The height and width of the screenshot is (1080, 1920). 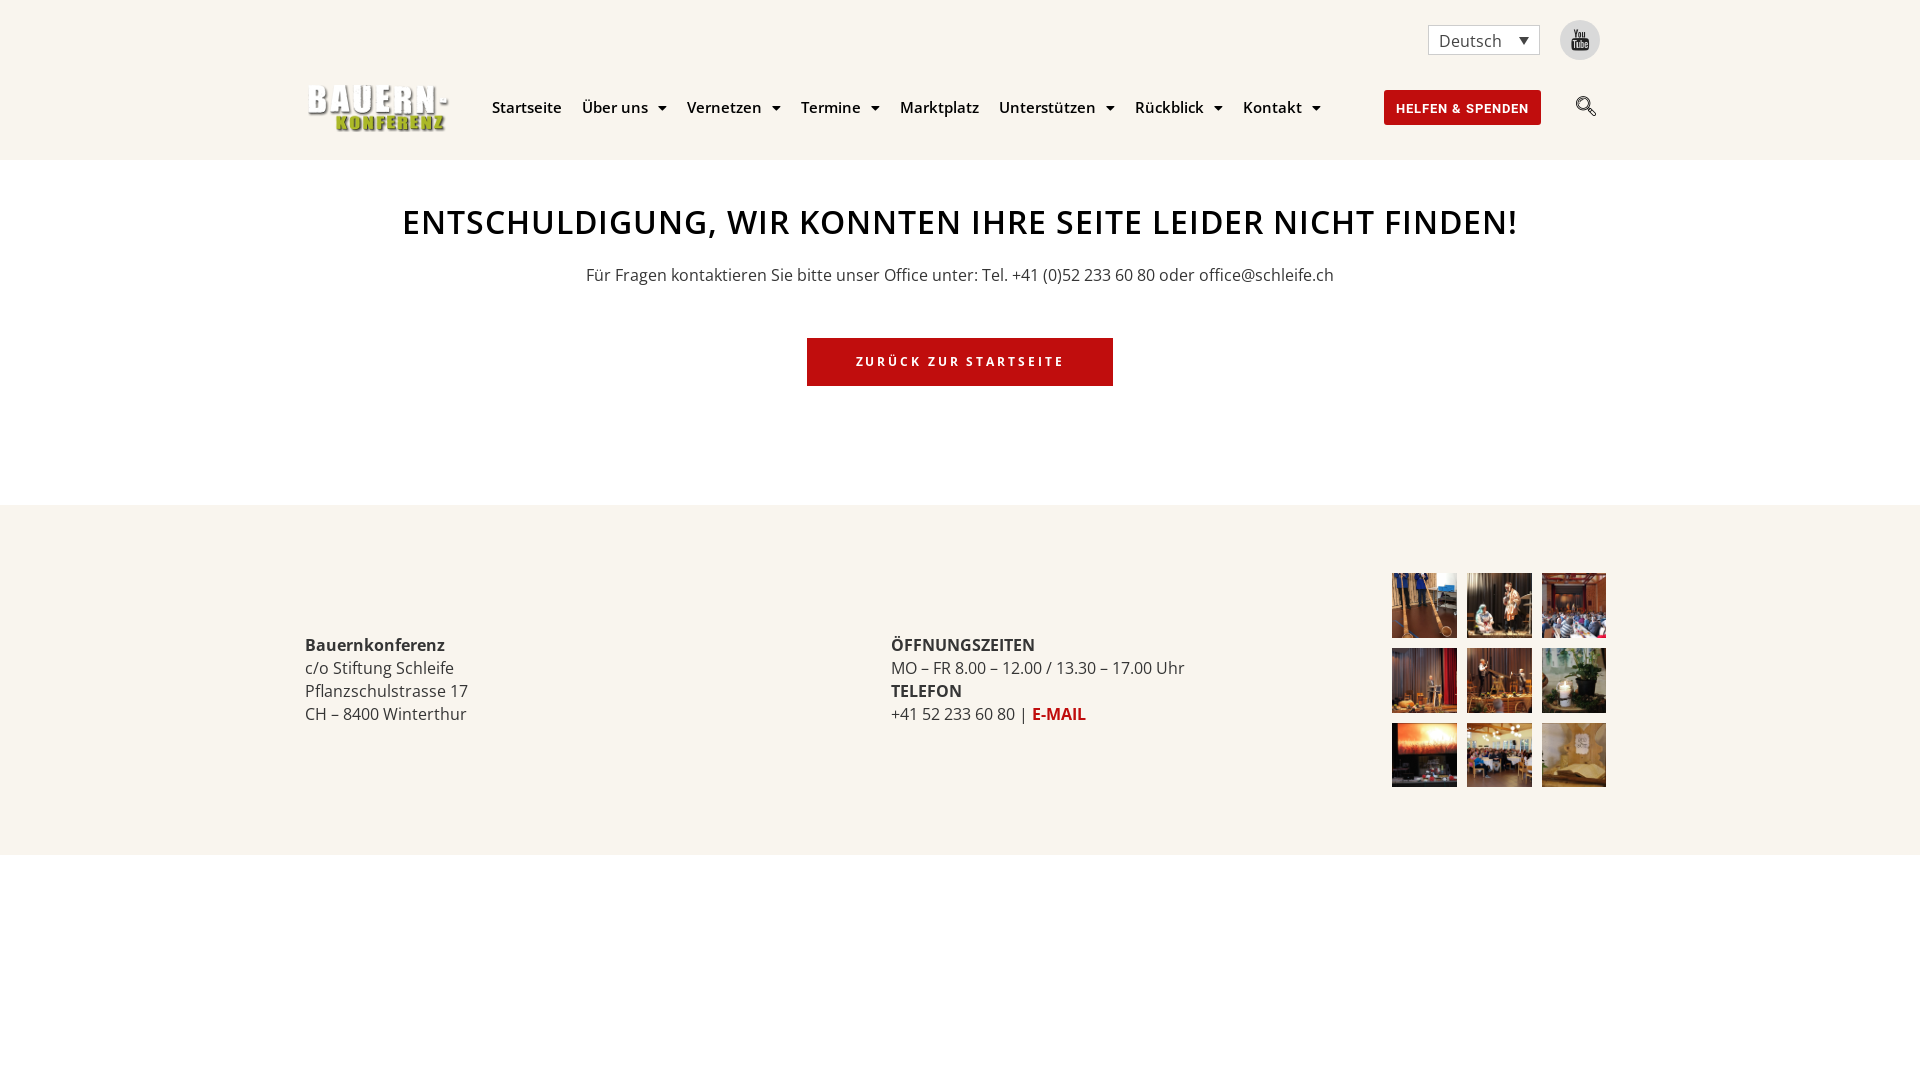 What do you see at coordinates (527, 107) in the screenshot?
I see `'Startseite'` at bounding box center [527, 107].